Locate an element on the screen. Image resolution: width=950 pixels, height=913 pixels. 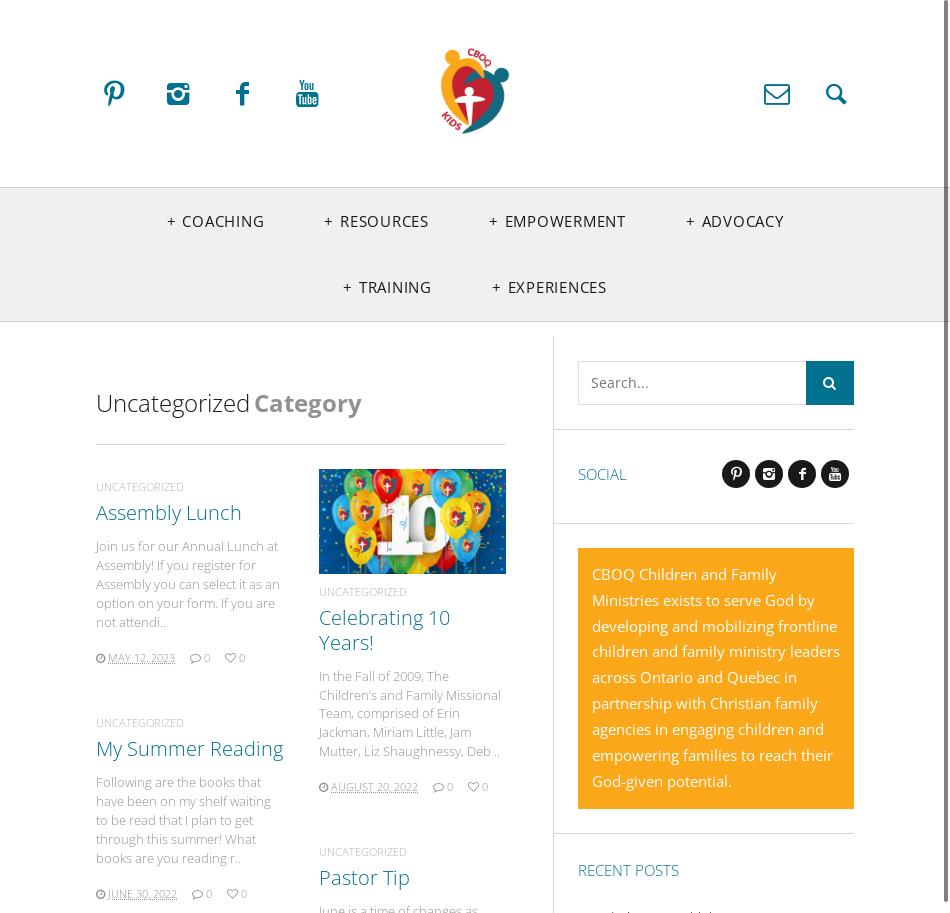
'Celebrating 10 Years!' is located at coordinates (383, 628).